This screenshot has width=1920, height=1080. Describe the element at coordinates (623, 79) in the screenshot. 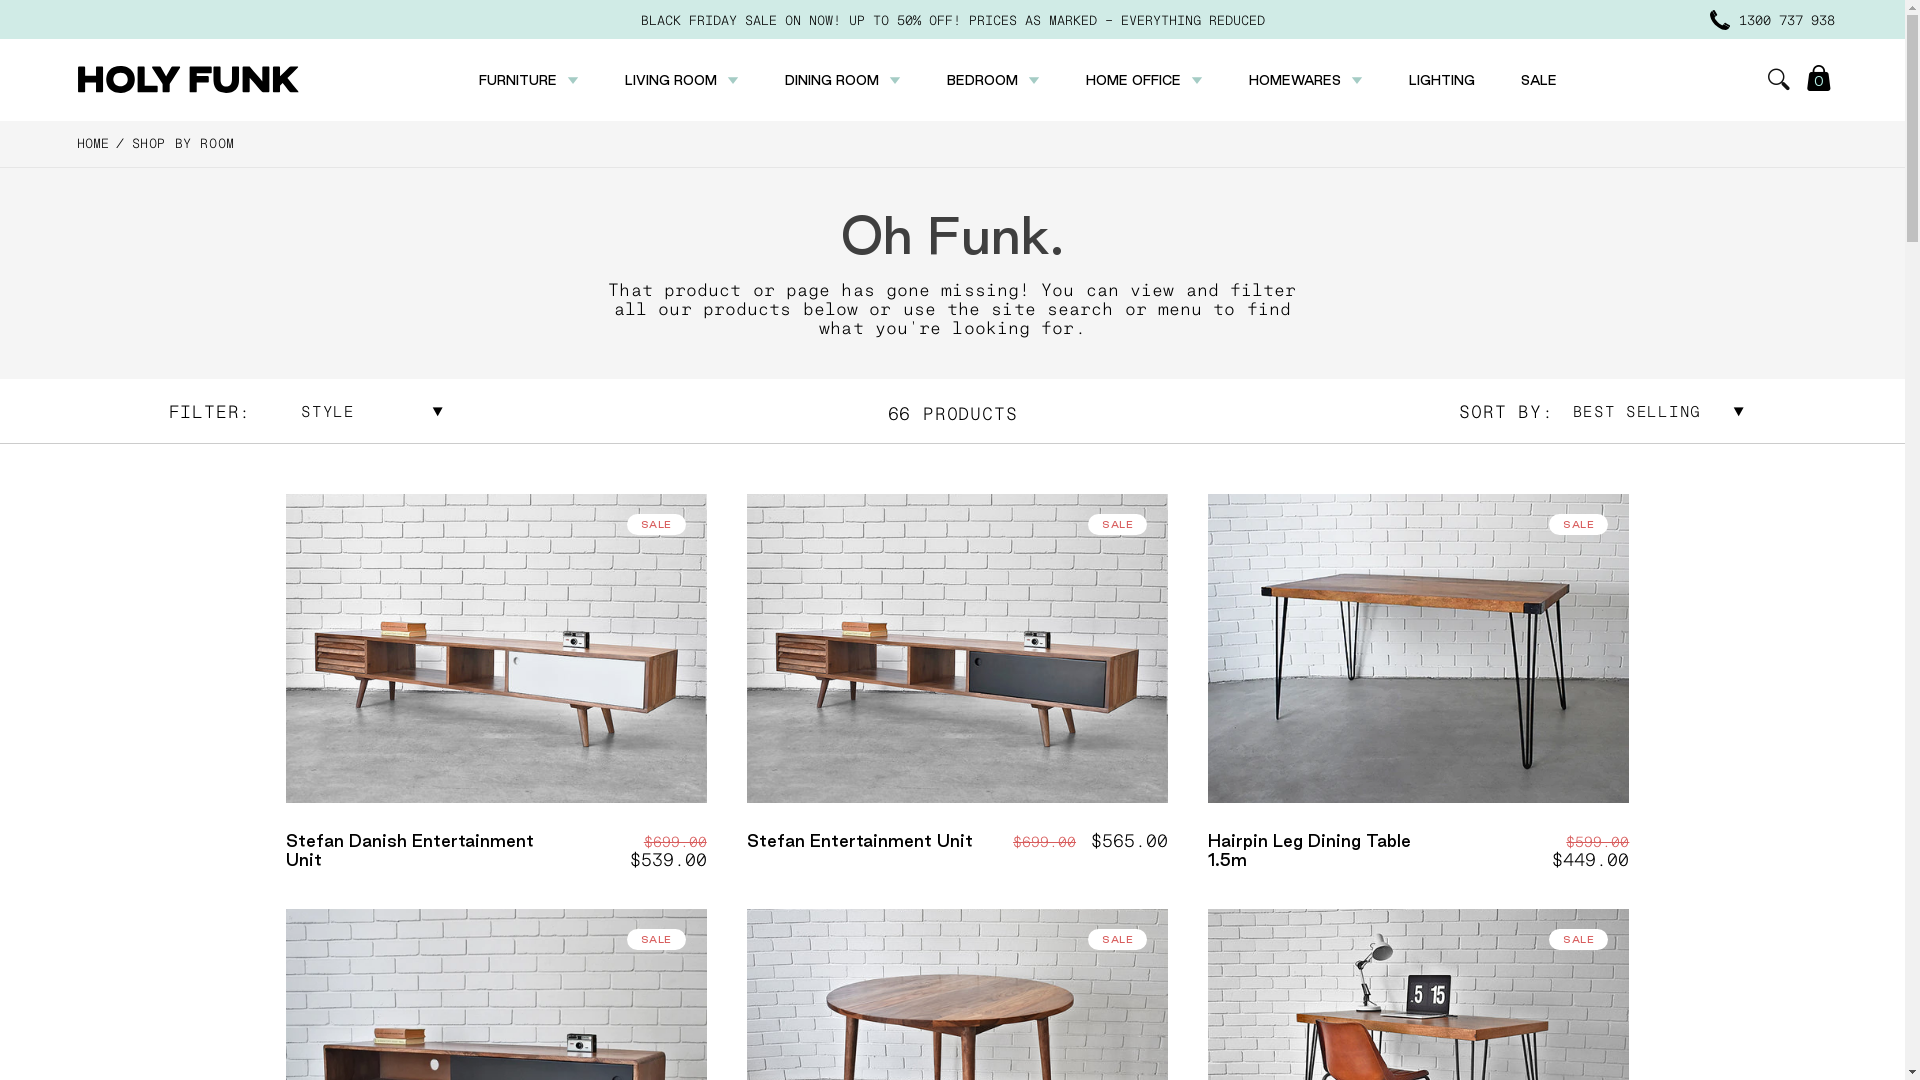

I see `'LIVING ROOM'` at that location.